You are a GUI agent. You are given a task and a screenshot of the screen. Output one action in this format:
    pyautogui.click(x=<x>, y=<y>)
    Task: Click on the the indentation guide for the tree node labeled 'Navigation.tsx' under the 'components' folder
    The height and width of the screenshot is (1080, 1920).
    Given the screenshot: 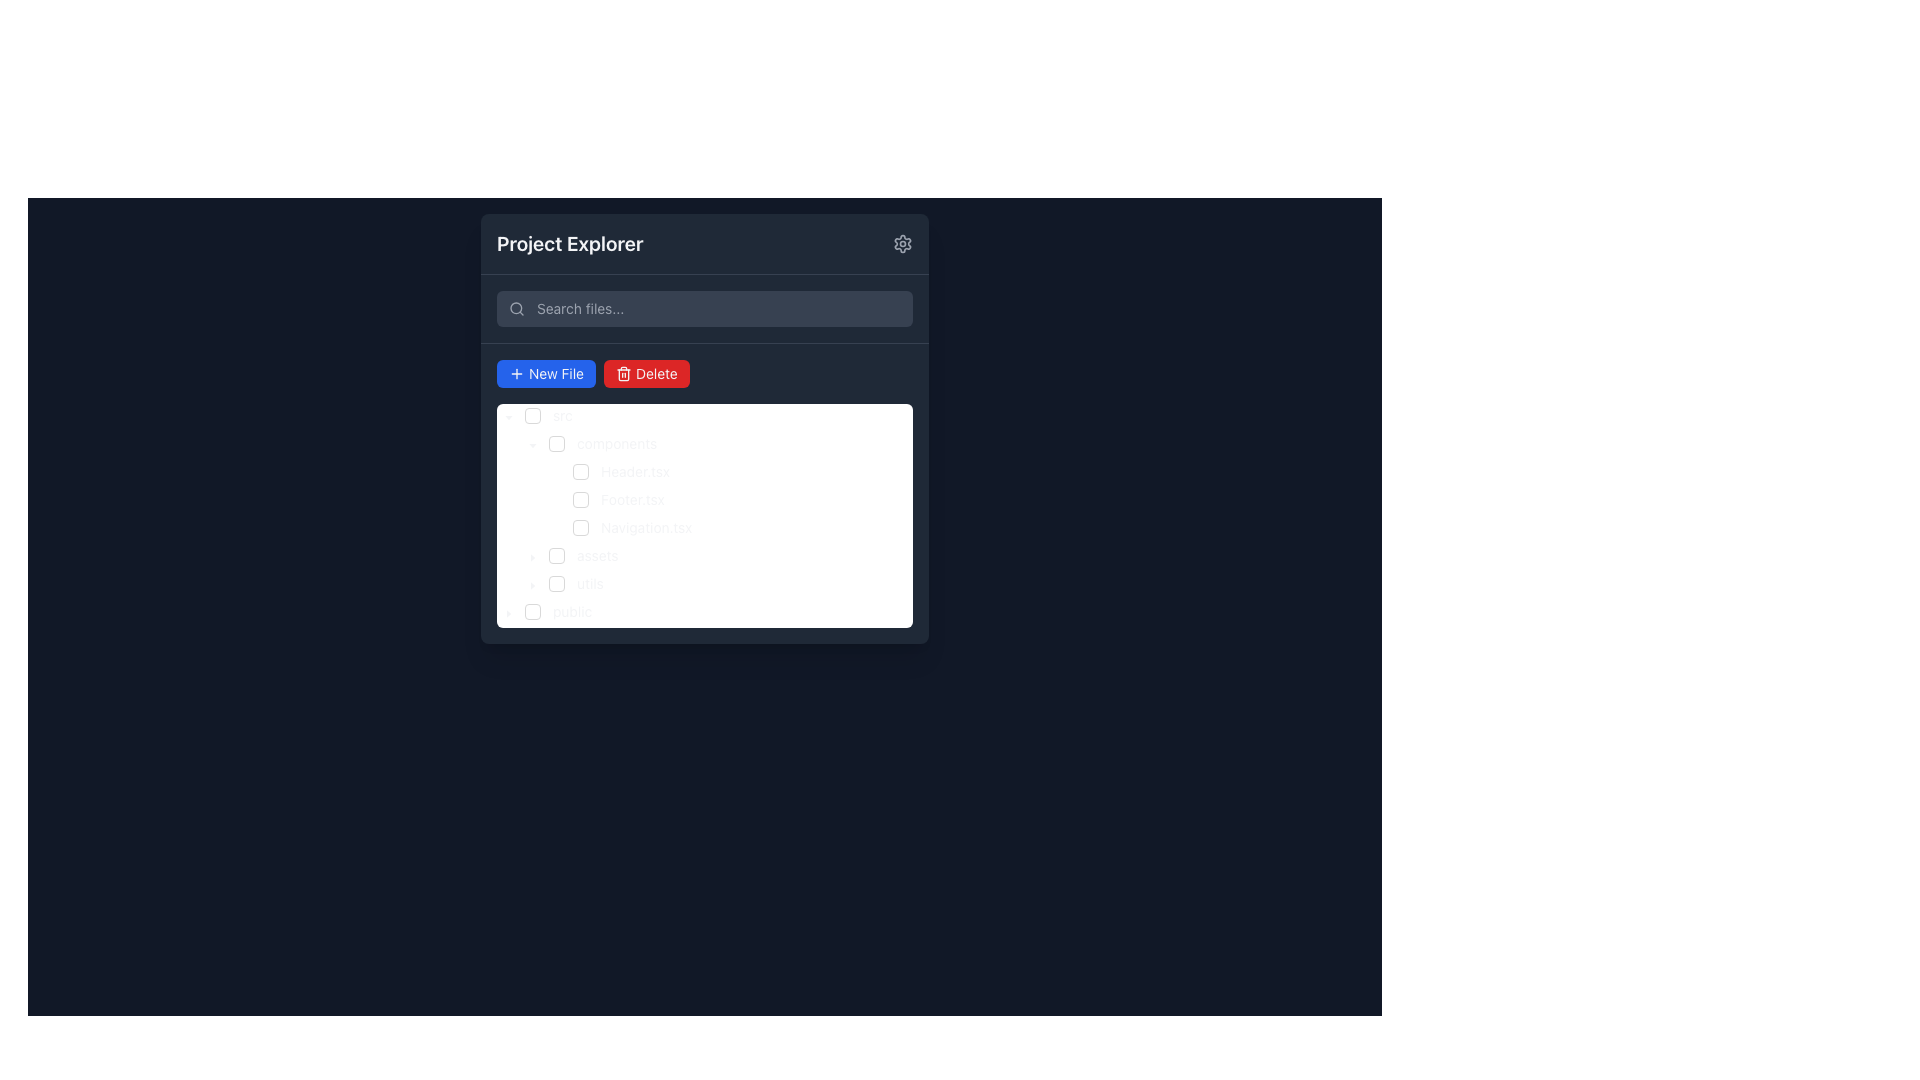 What is the action you would take?
    pyautogui.click(x=521, y=527)
    